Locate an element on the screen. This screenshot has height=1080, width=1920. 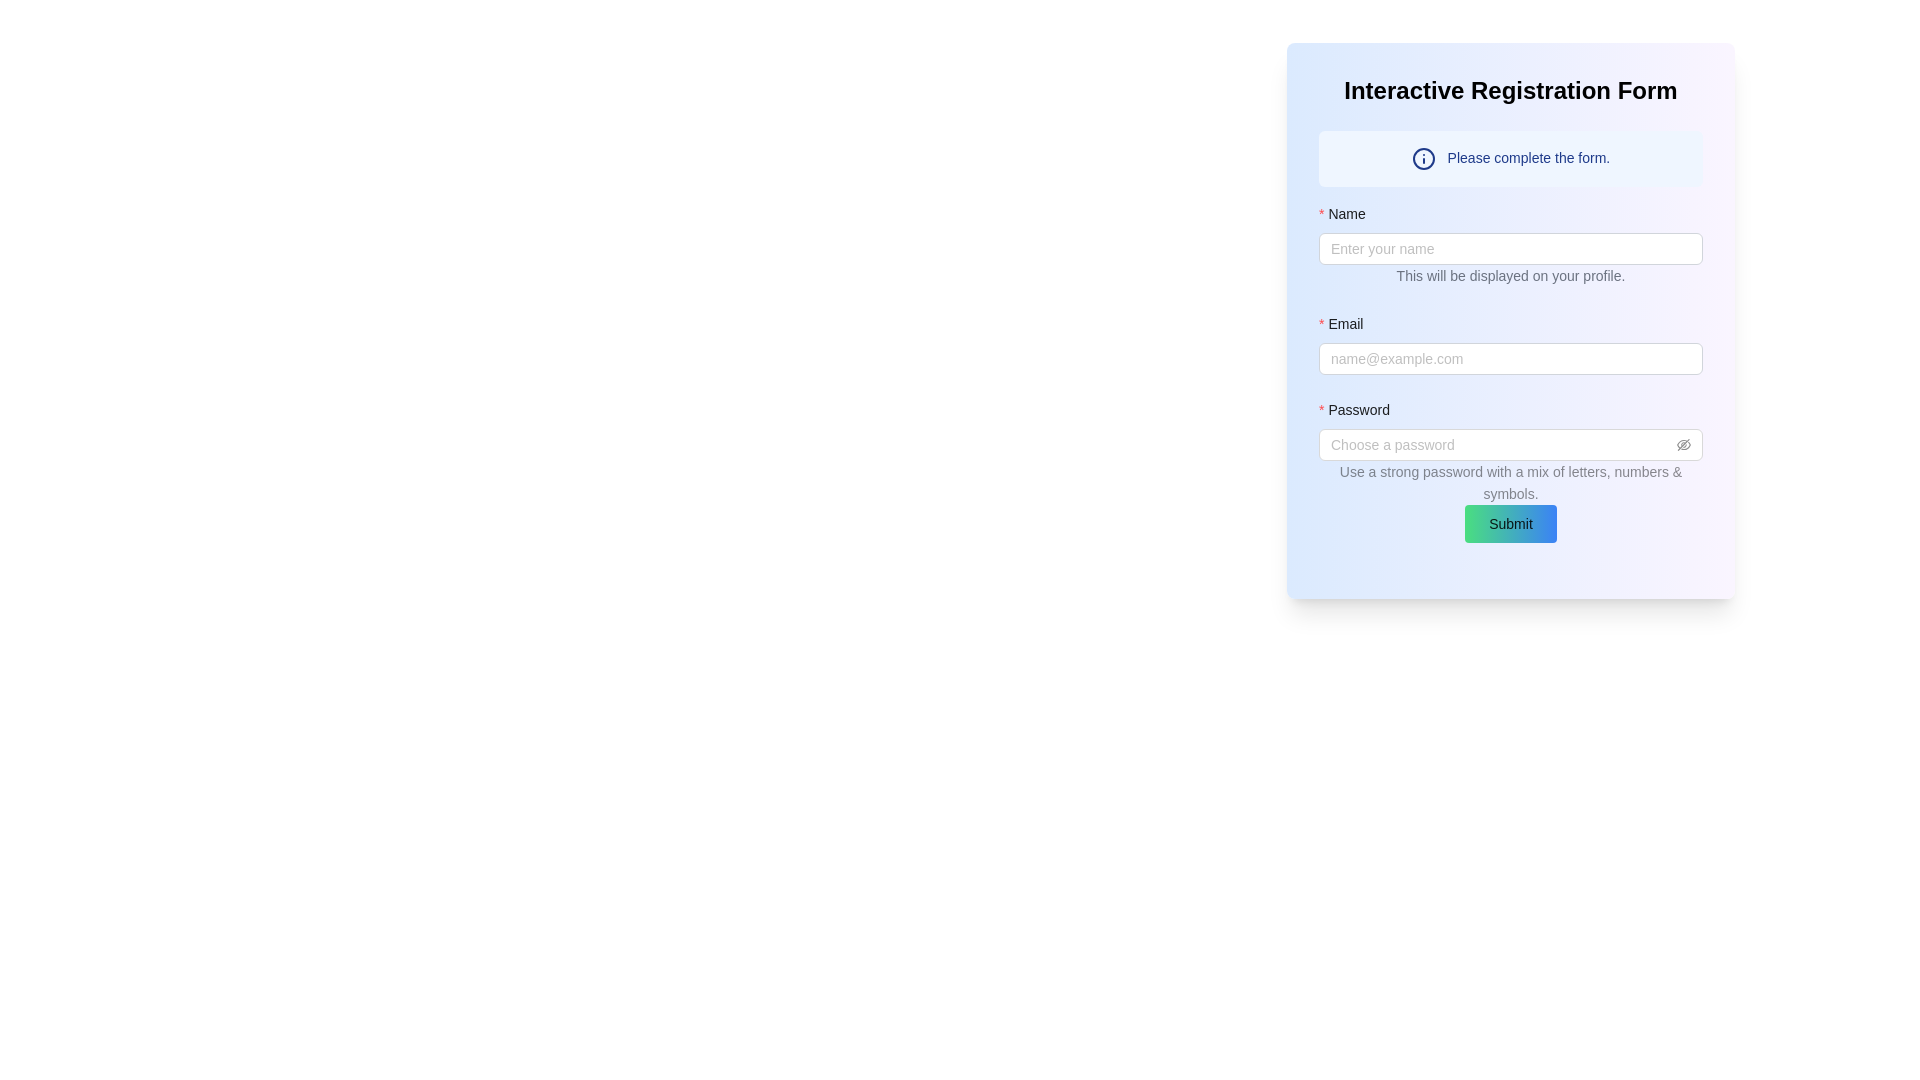
the Icon Button that toggles the visibility of the password field is located at coordinates (1683, 443).